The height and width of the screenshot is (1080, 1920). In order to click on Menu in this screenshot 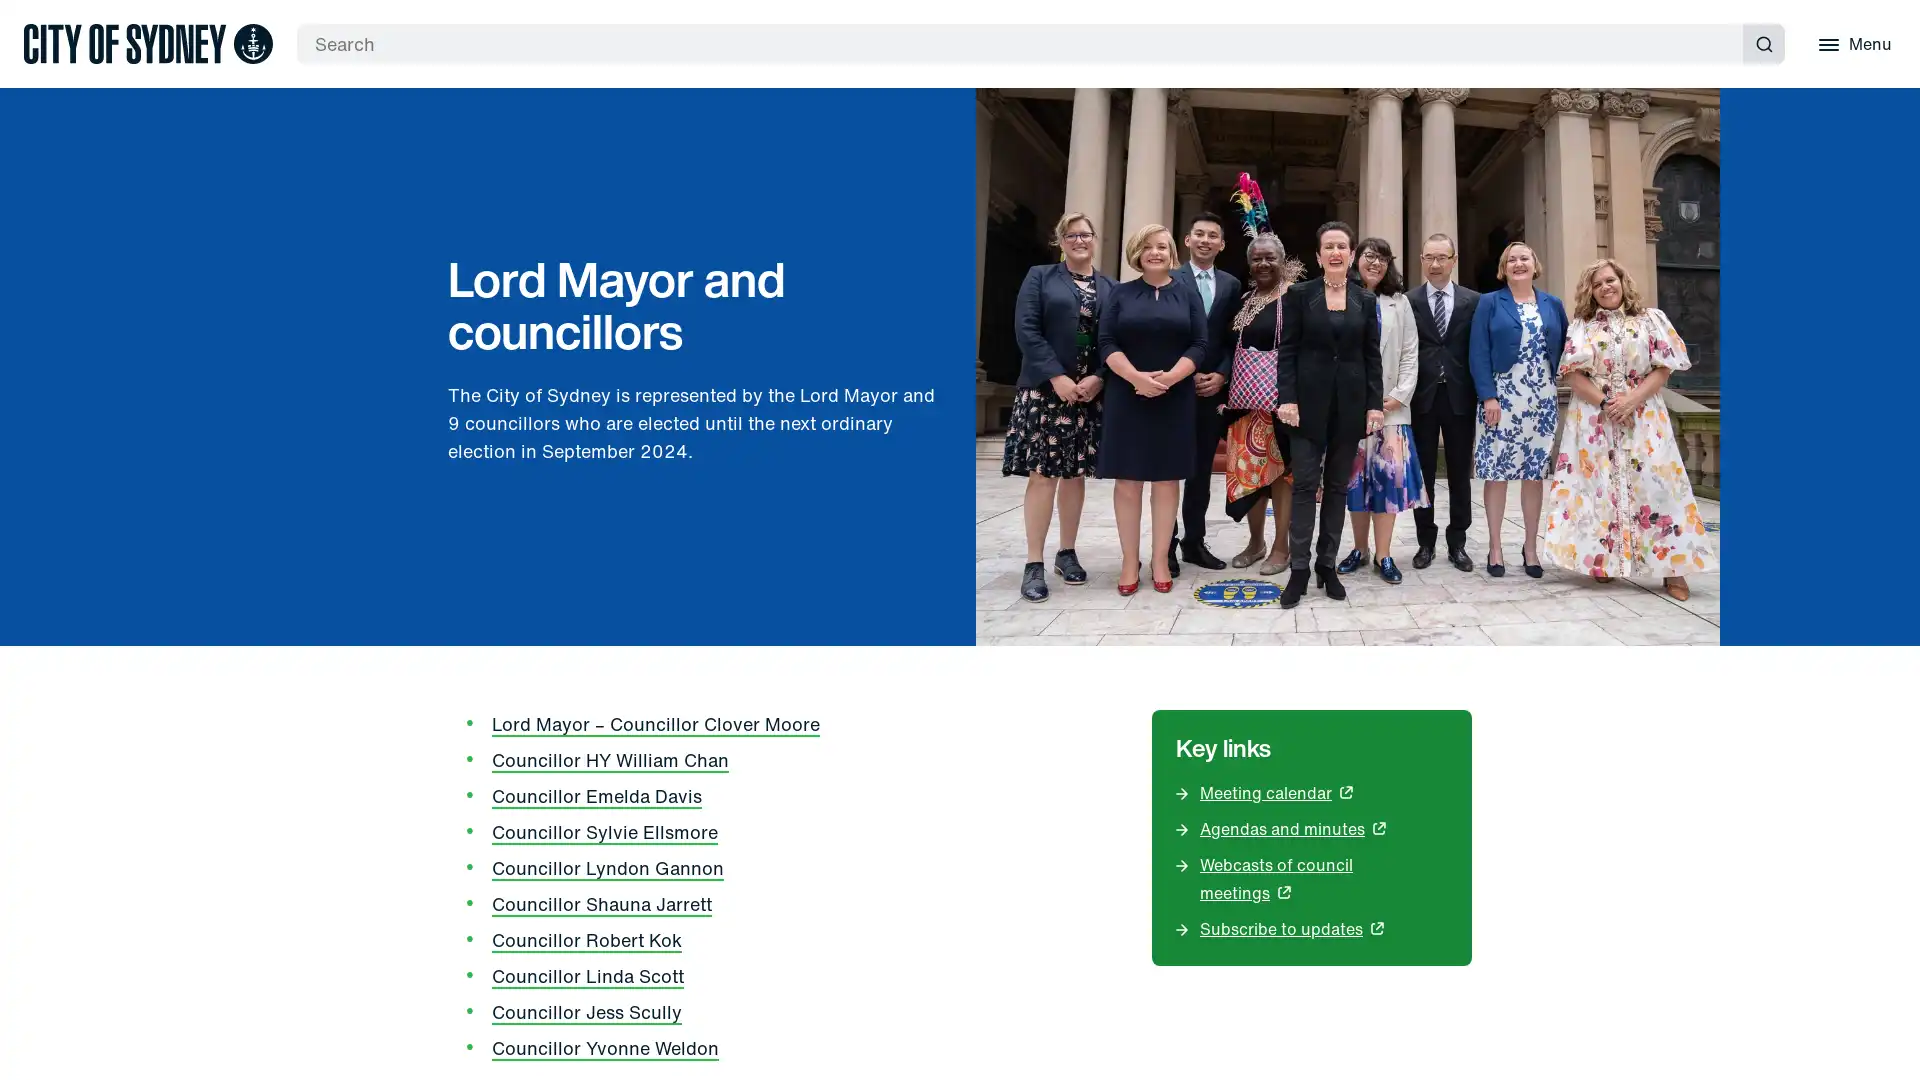, I will do `click(1851, 43)`.